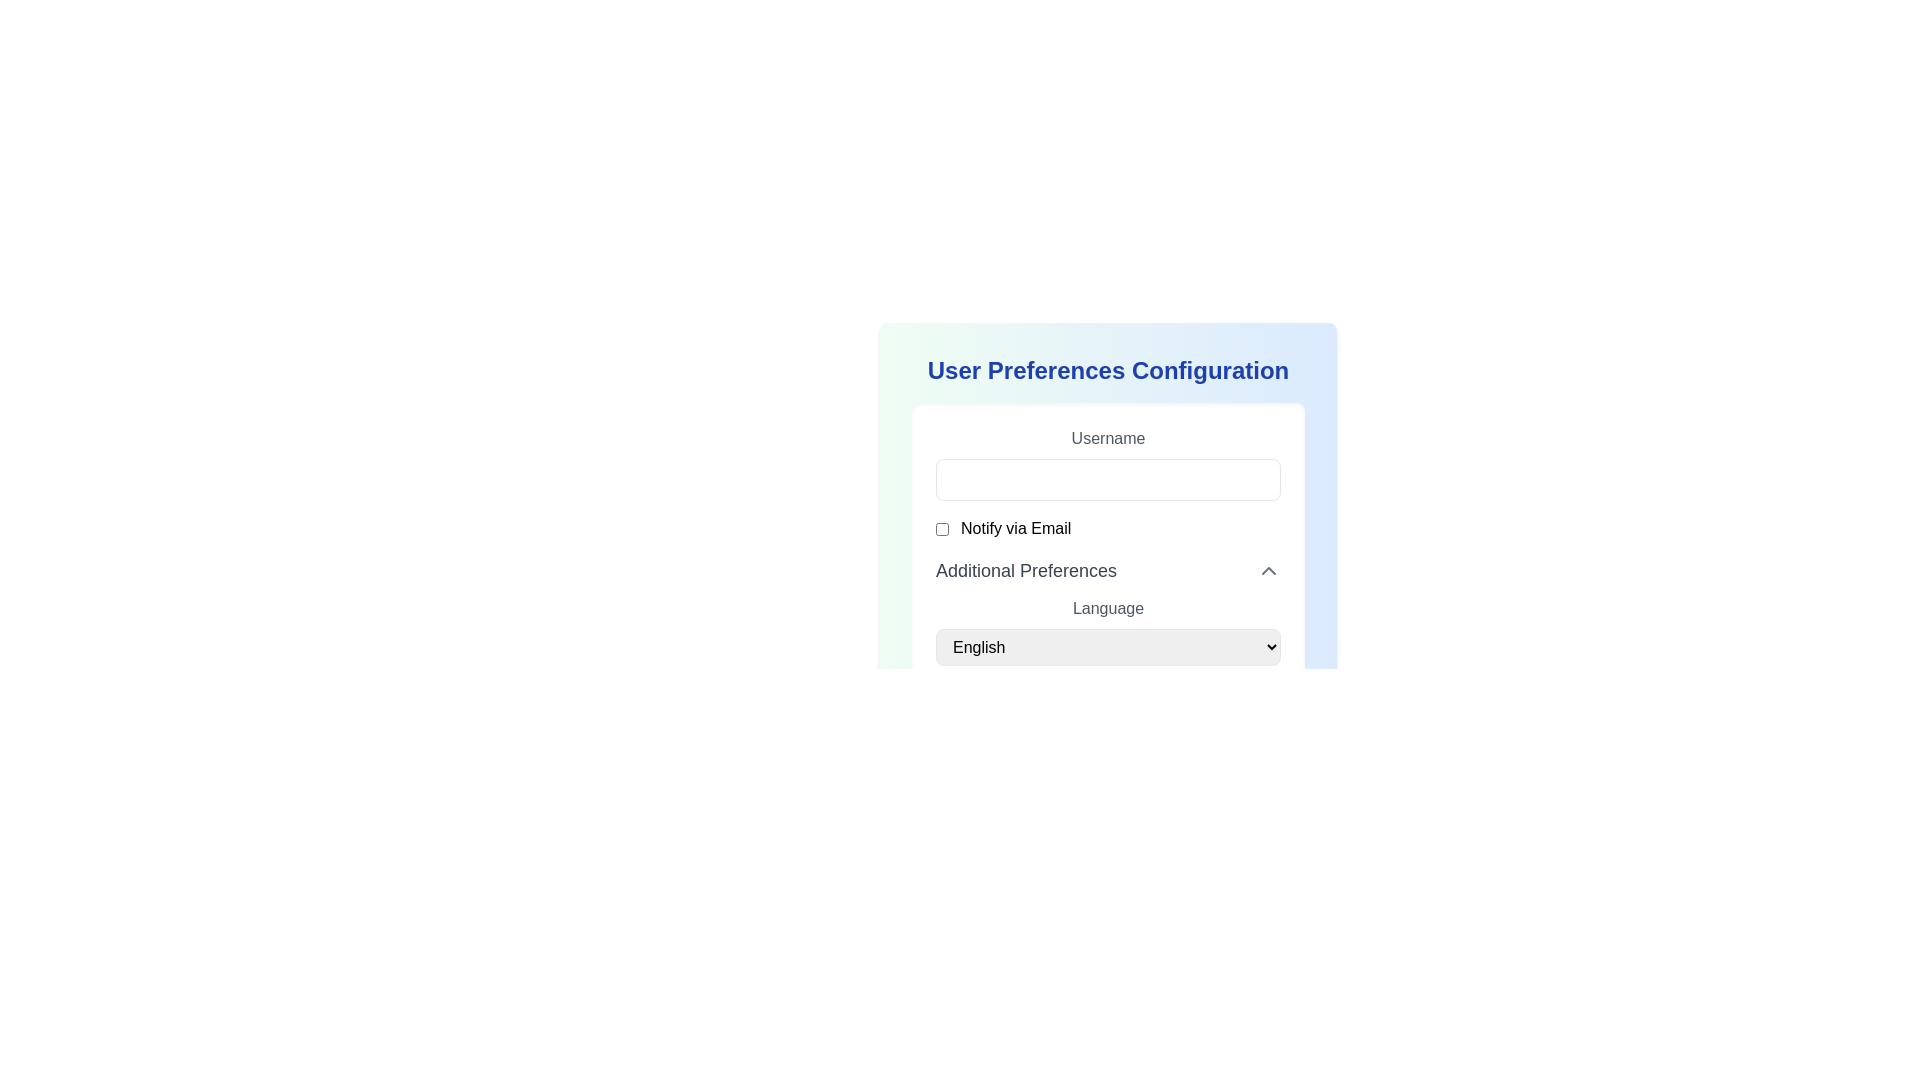 The width and height of the screenshot is (1920, 1080). Describe the element at coordinates (1107, 631) in the screenshot. I see `the 'Language' dropdown menu located in the 'Additional Preferences' section` at that location.